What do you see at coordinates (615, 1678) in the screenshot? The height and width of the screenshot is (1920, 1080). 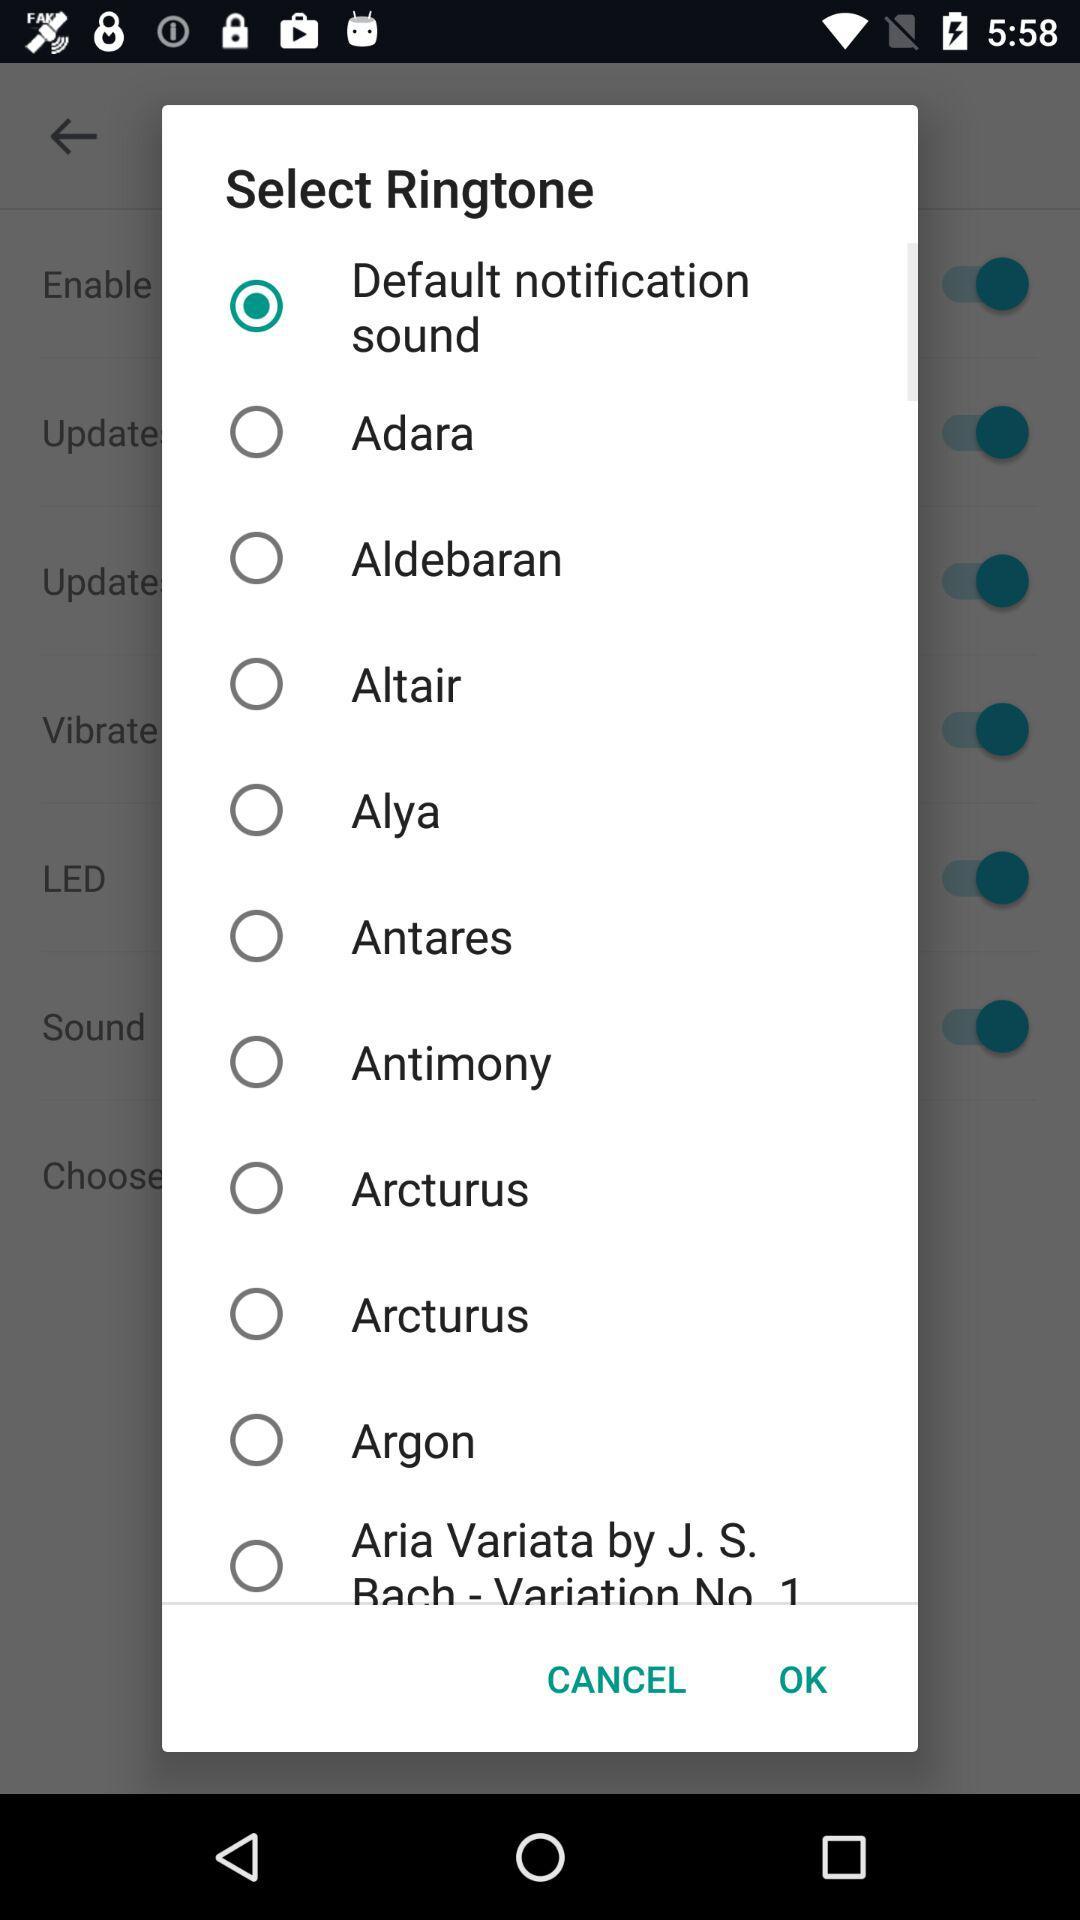 I see `the cancel button` at bounding box center [615, 1678].